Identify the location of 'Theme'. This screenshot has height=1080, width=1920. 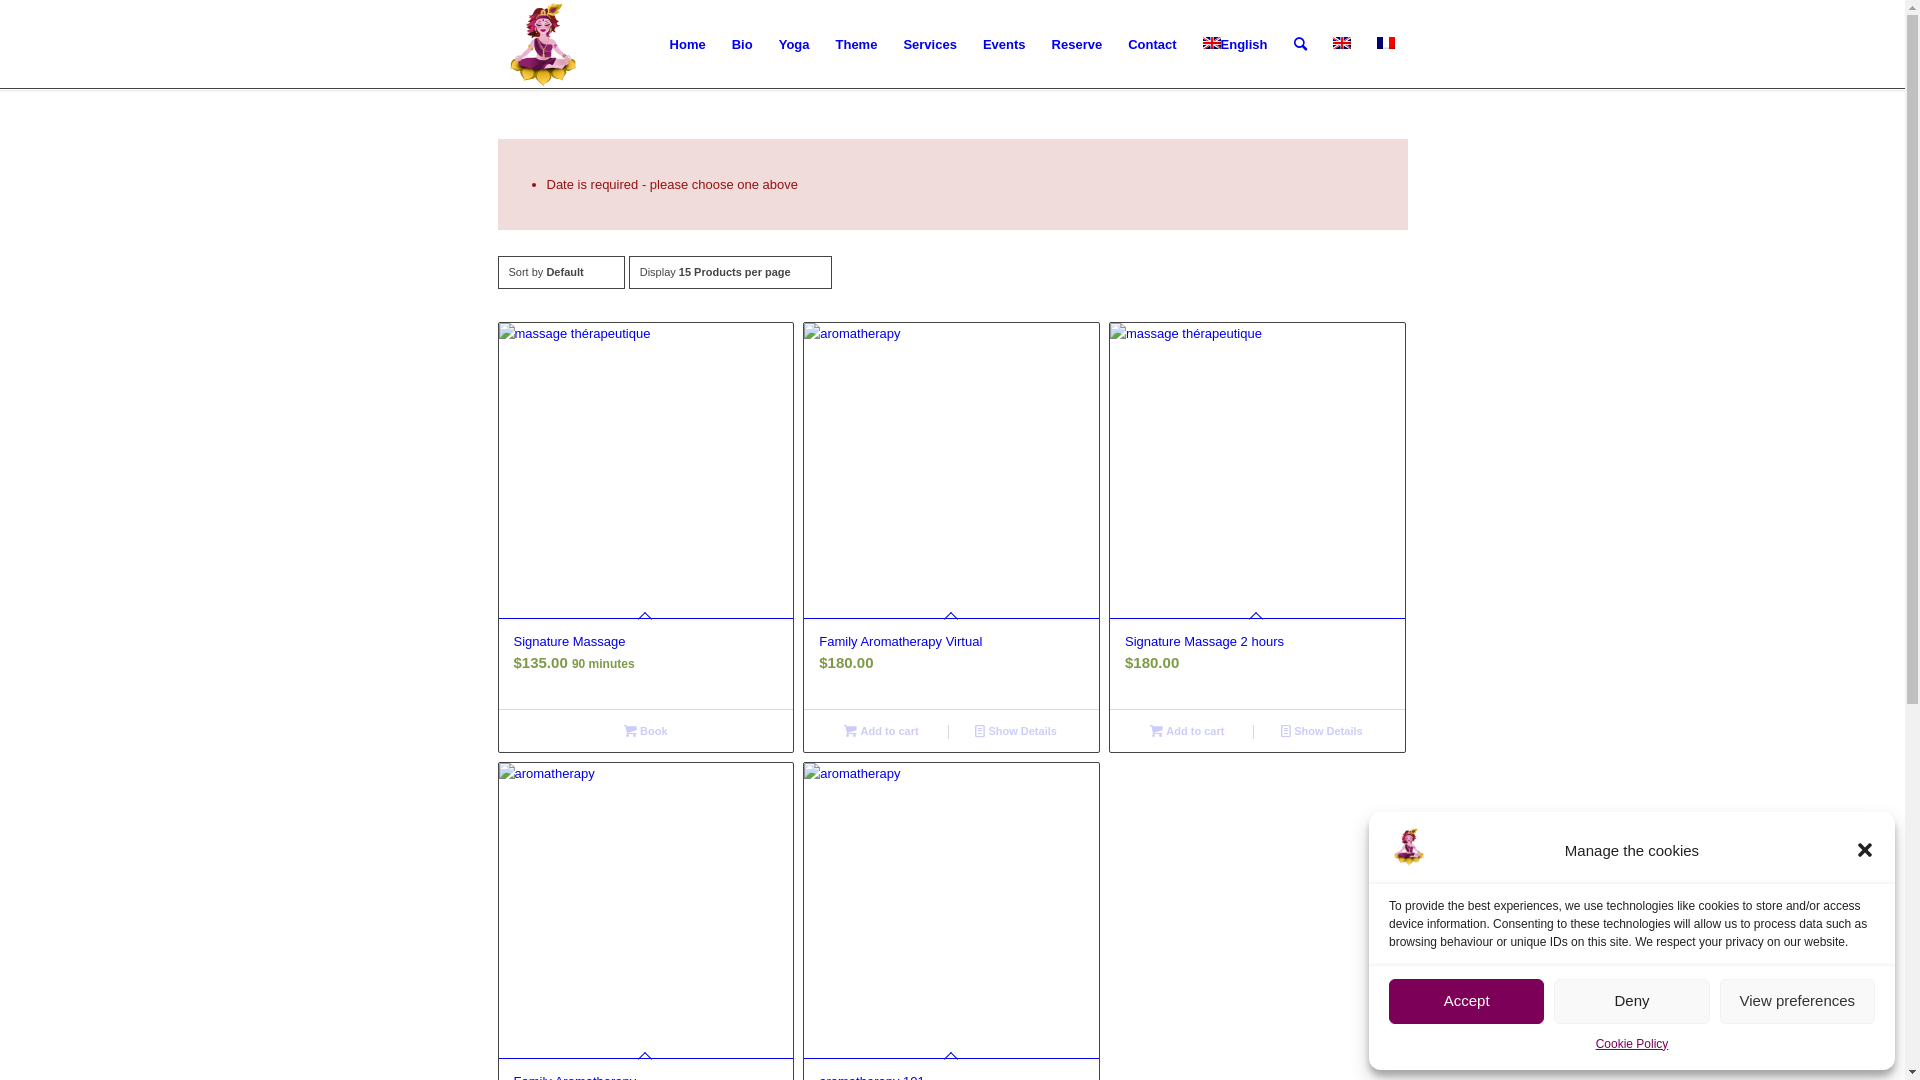
(821, 45).